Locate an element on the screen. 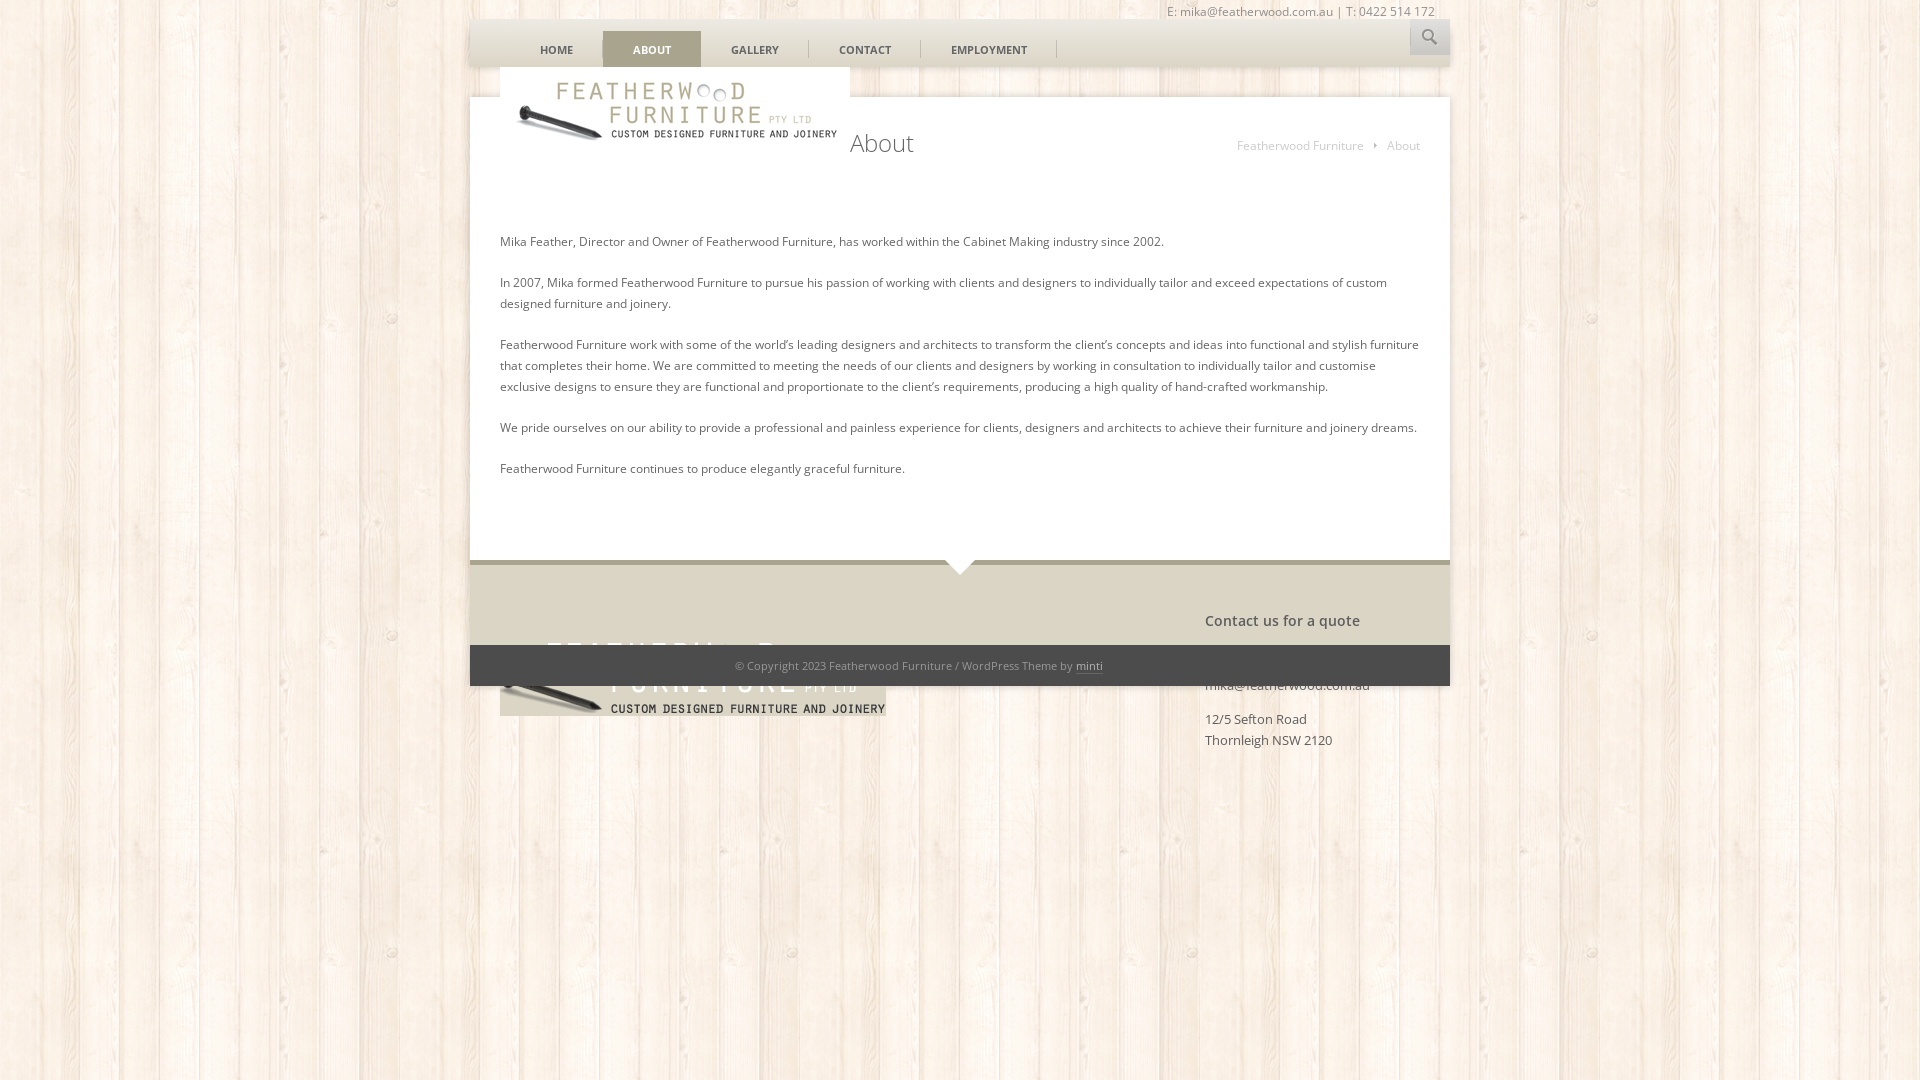 This screenshot has width=1920, height=1080. 'HOME' is located at coordinates (509, 48).